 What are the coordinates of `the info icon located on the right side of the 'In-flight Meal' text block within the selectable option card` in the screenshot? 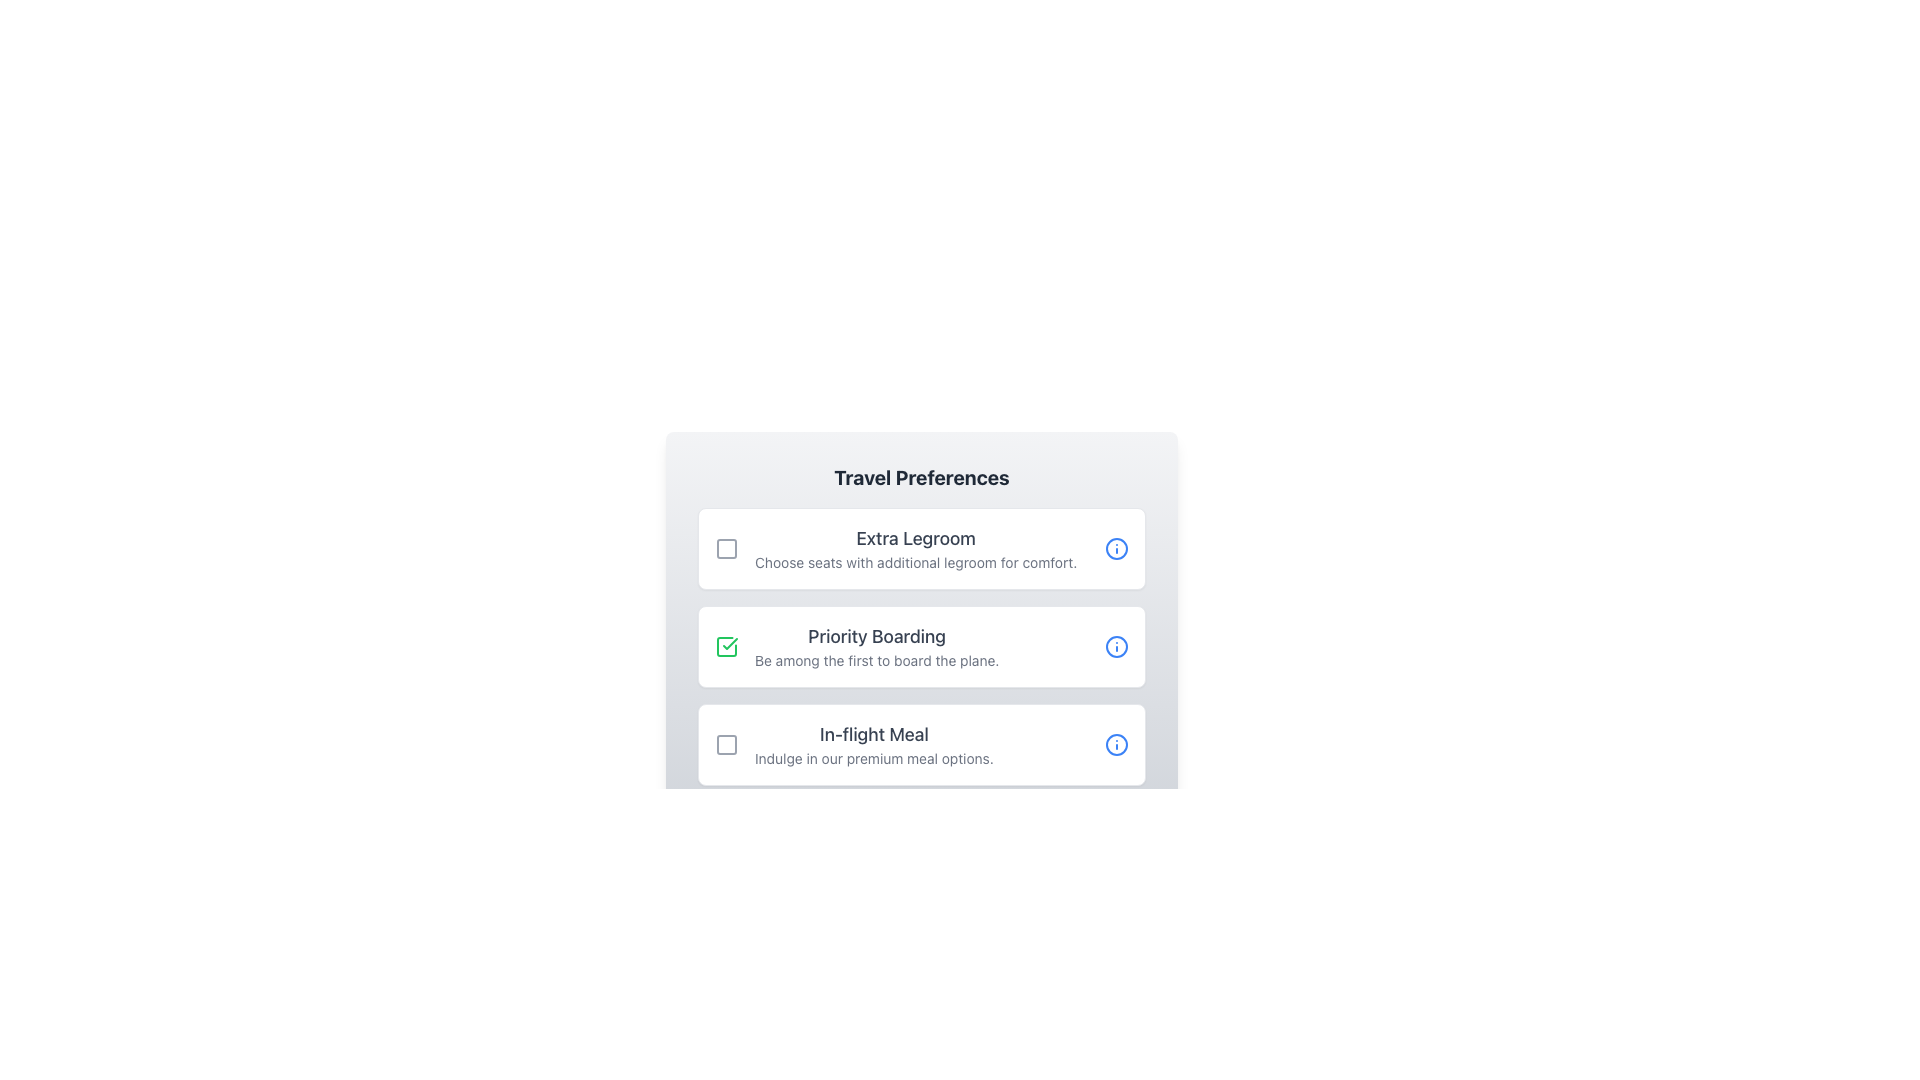 It's located at (854, 744).